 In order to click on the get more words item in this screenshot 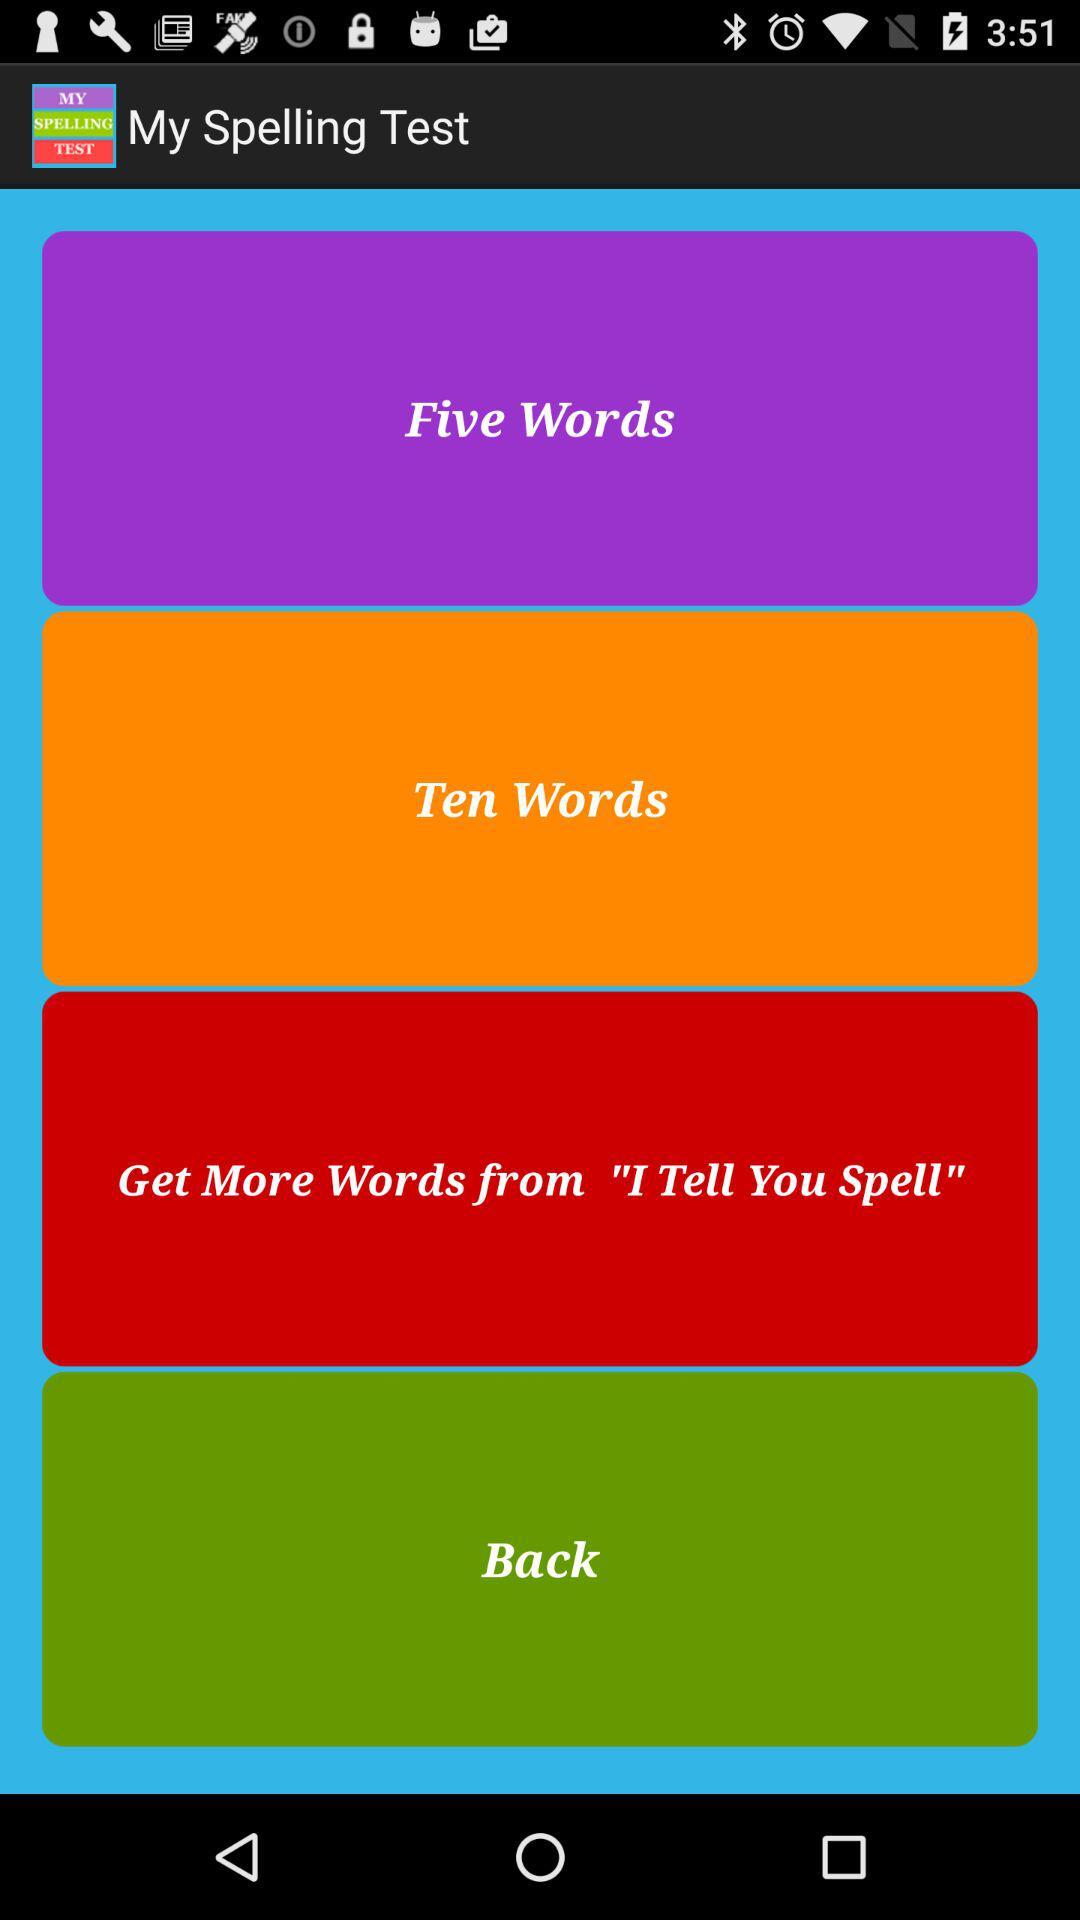, I will do `click(540, 1179)`.